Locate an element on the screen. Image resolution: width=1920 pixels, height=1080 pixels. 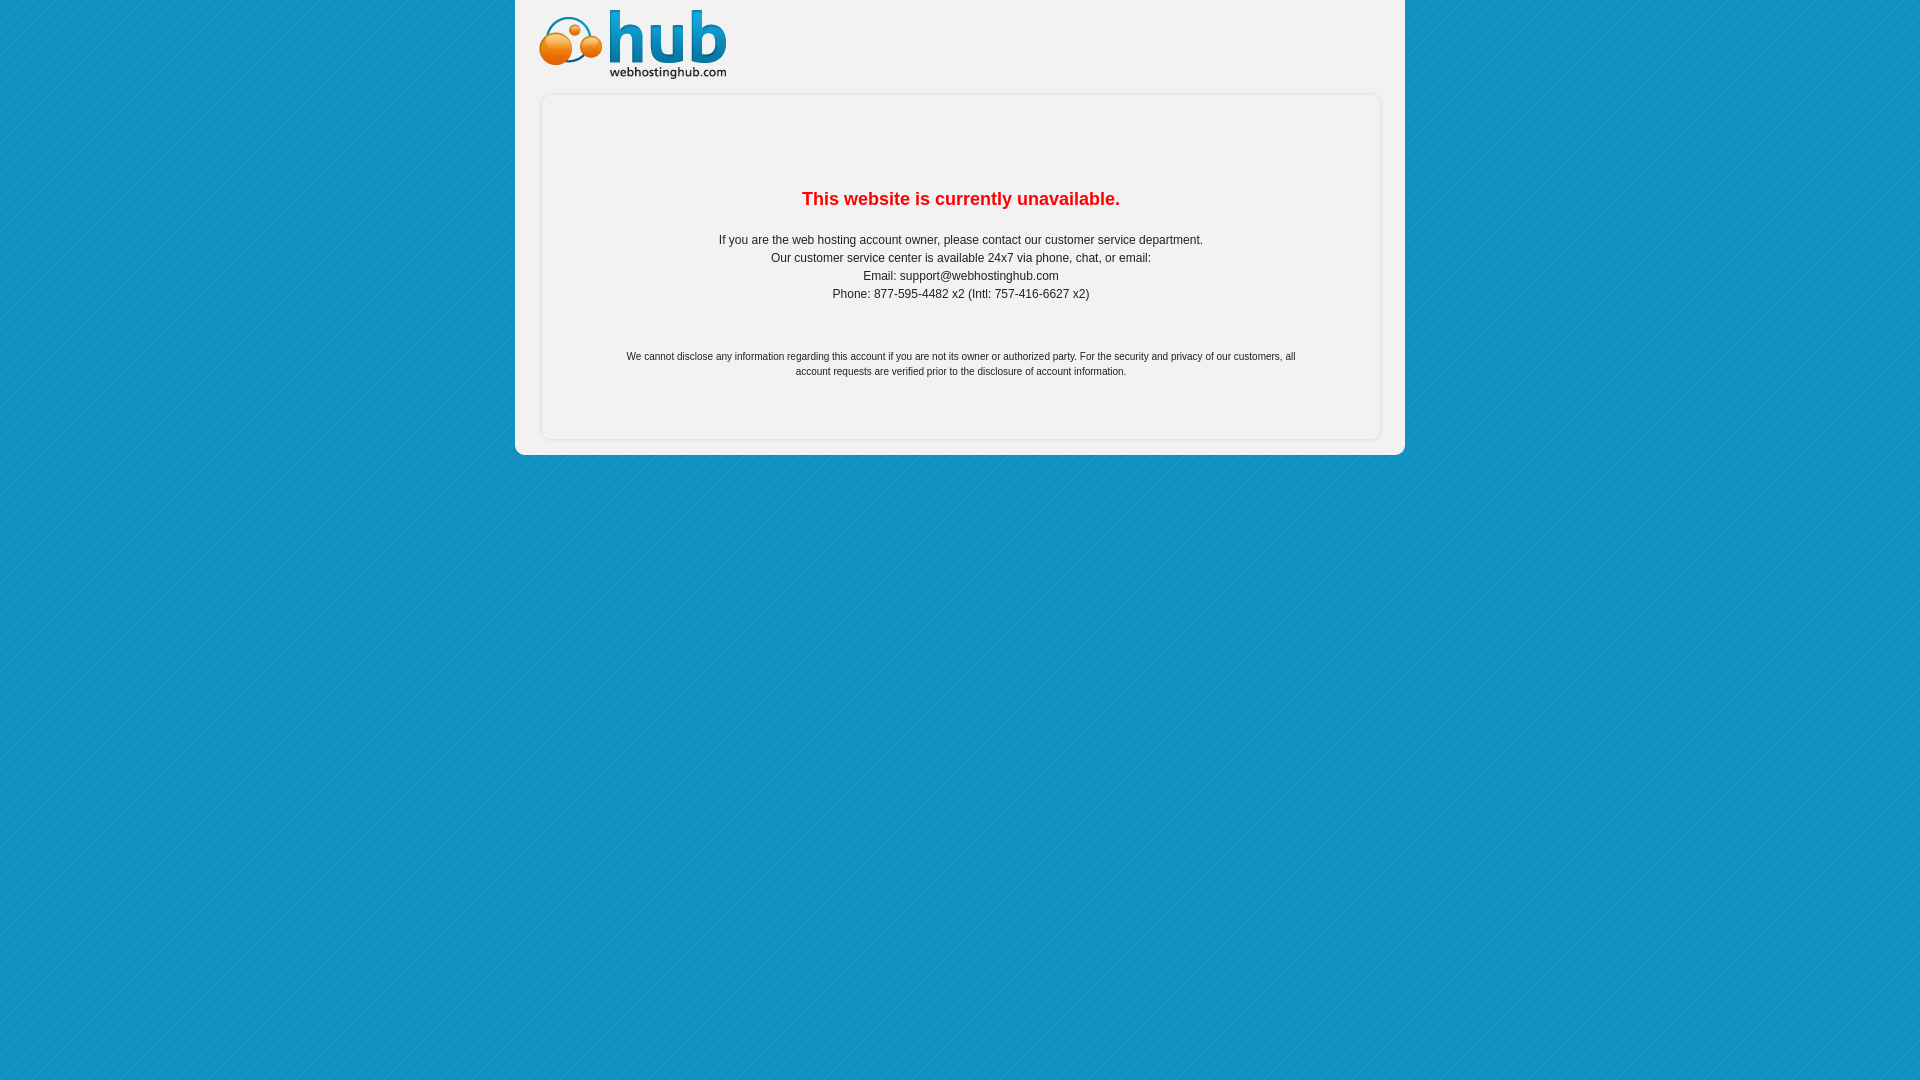
'Web Hosting Hub' is located at coordinates (626, 39).